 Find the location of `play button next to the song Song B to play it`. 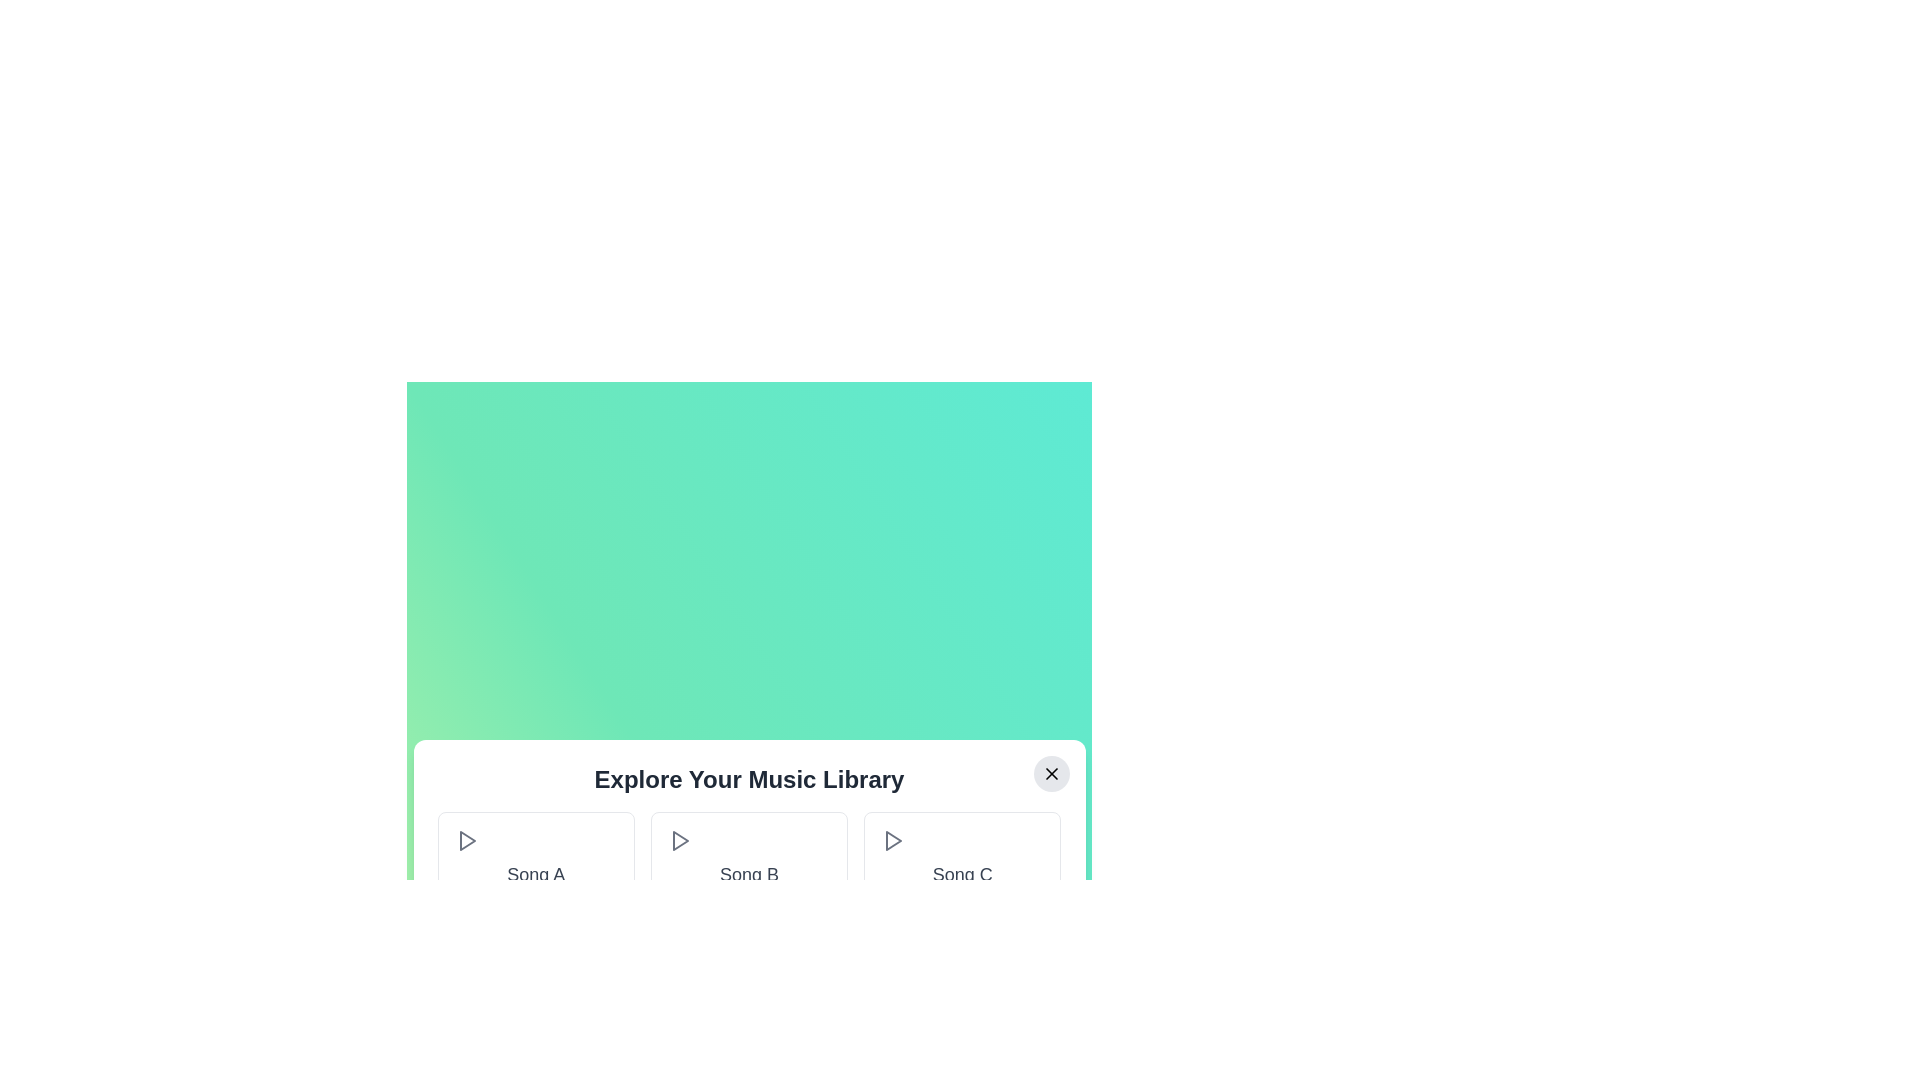

play button next to the song Song B to play it is located at coordinates (679, 840).